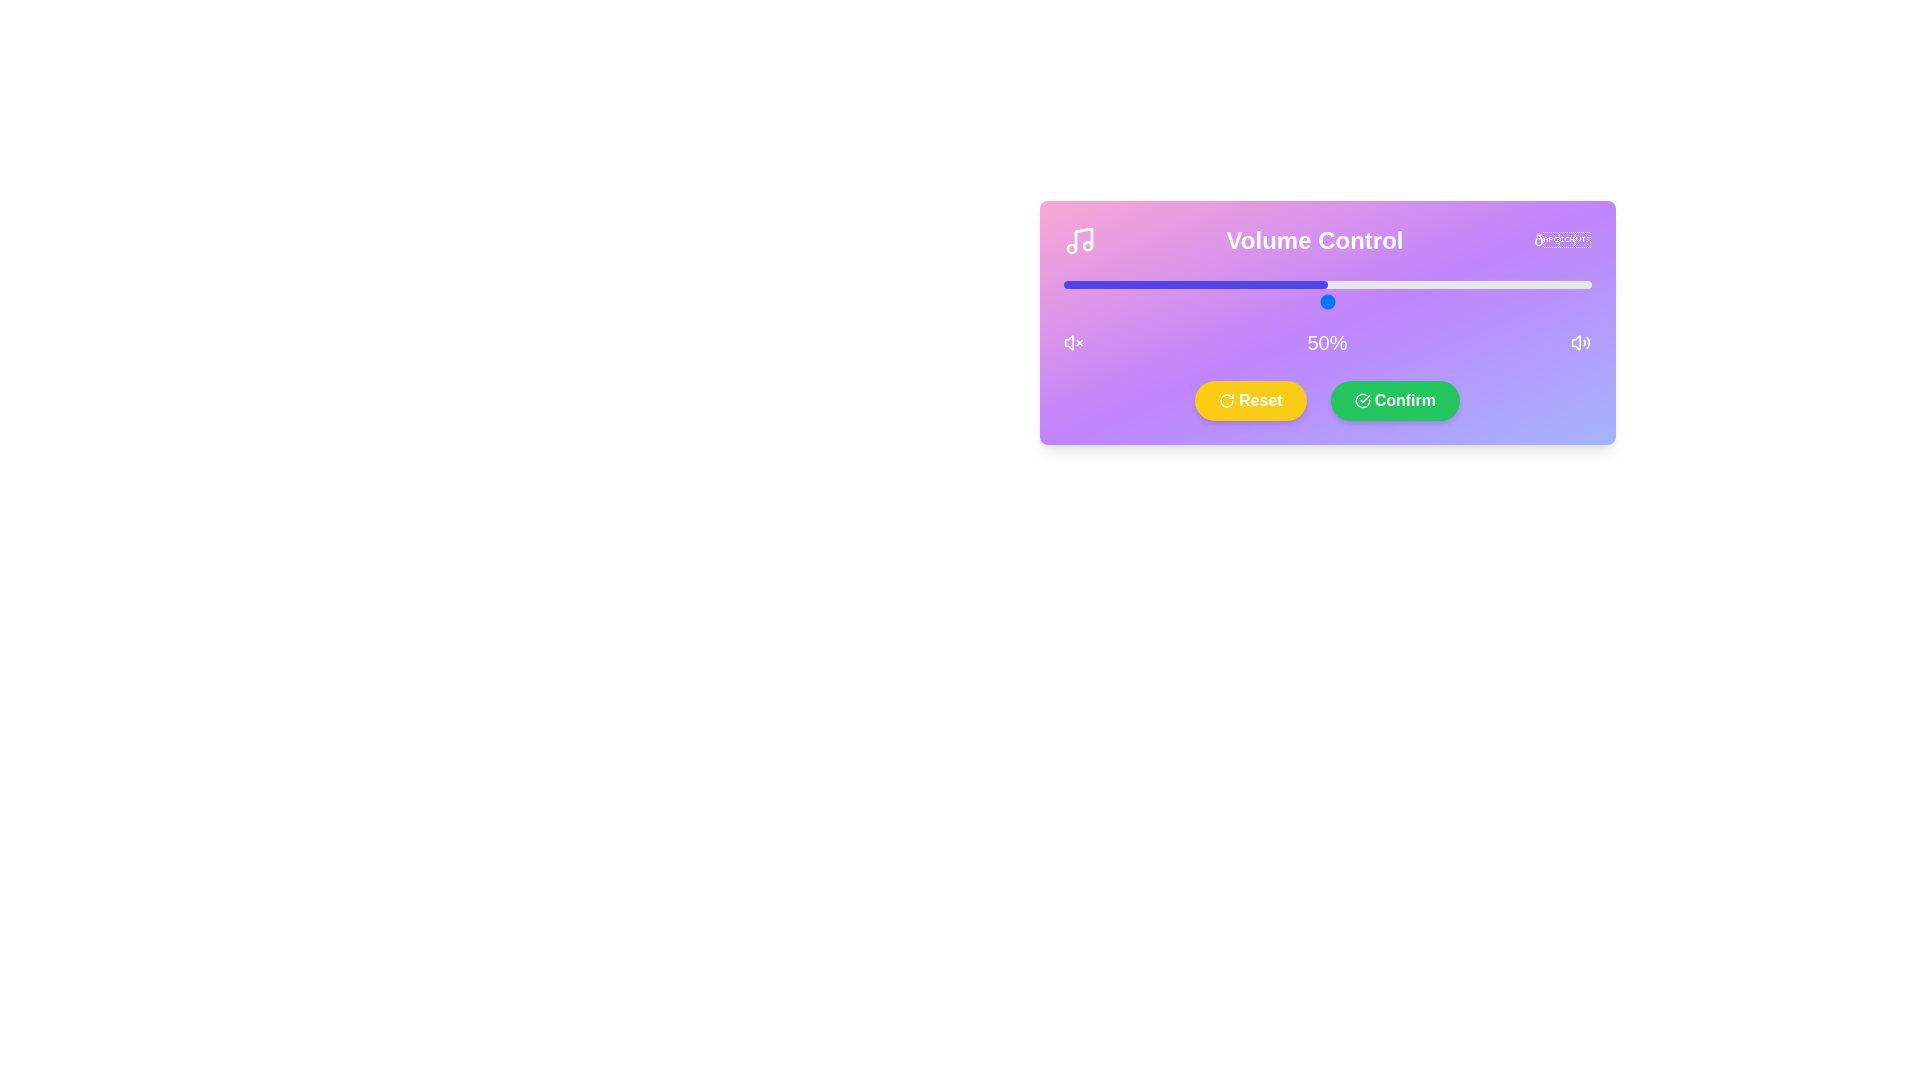  What do you see at coordinates (1327, 285) in the screenshot?
I see `the horizontal progress bar located centrally beneath the 'Volume Control' label and above the '50%' text, which is filled halfway in blue and has a light gray background` at bounding box center [1327, 285].